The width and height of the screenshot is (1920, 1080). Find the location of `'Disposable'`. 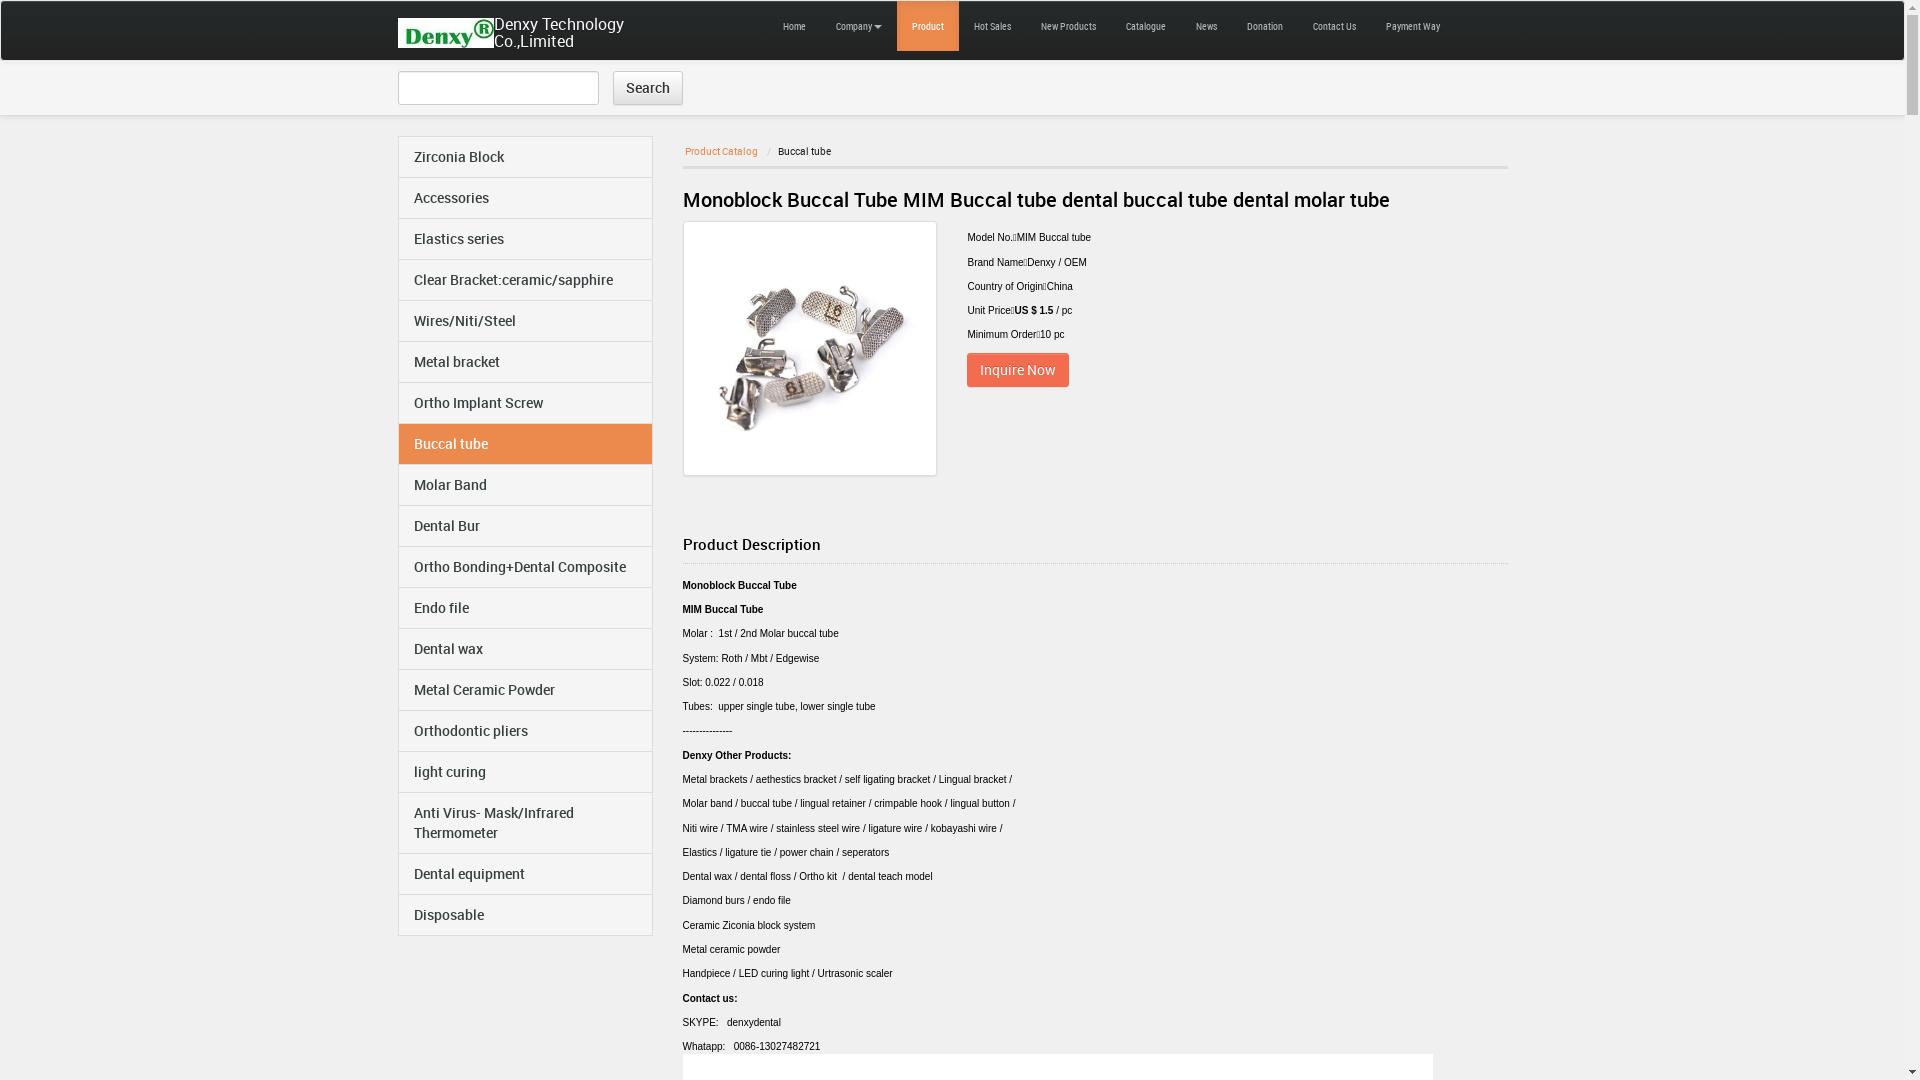

'Disposable' is located at coordinates (524, 914).